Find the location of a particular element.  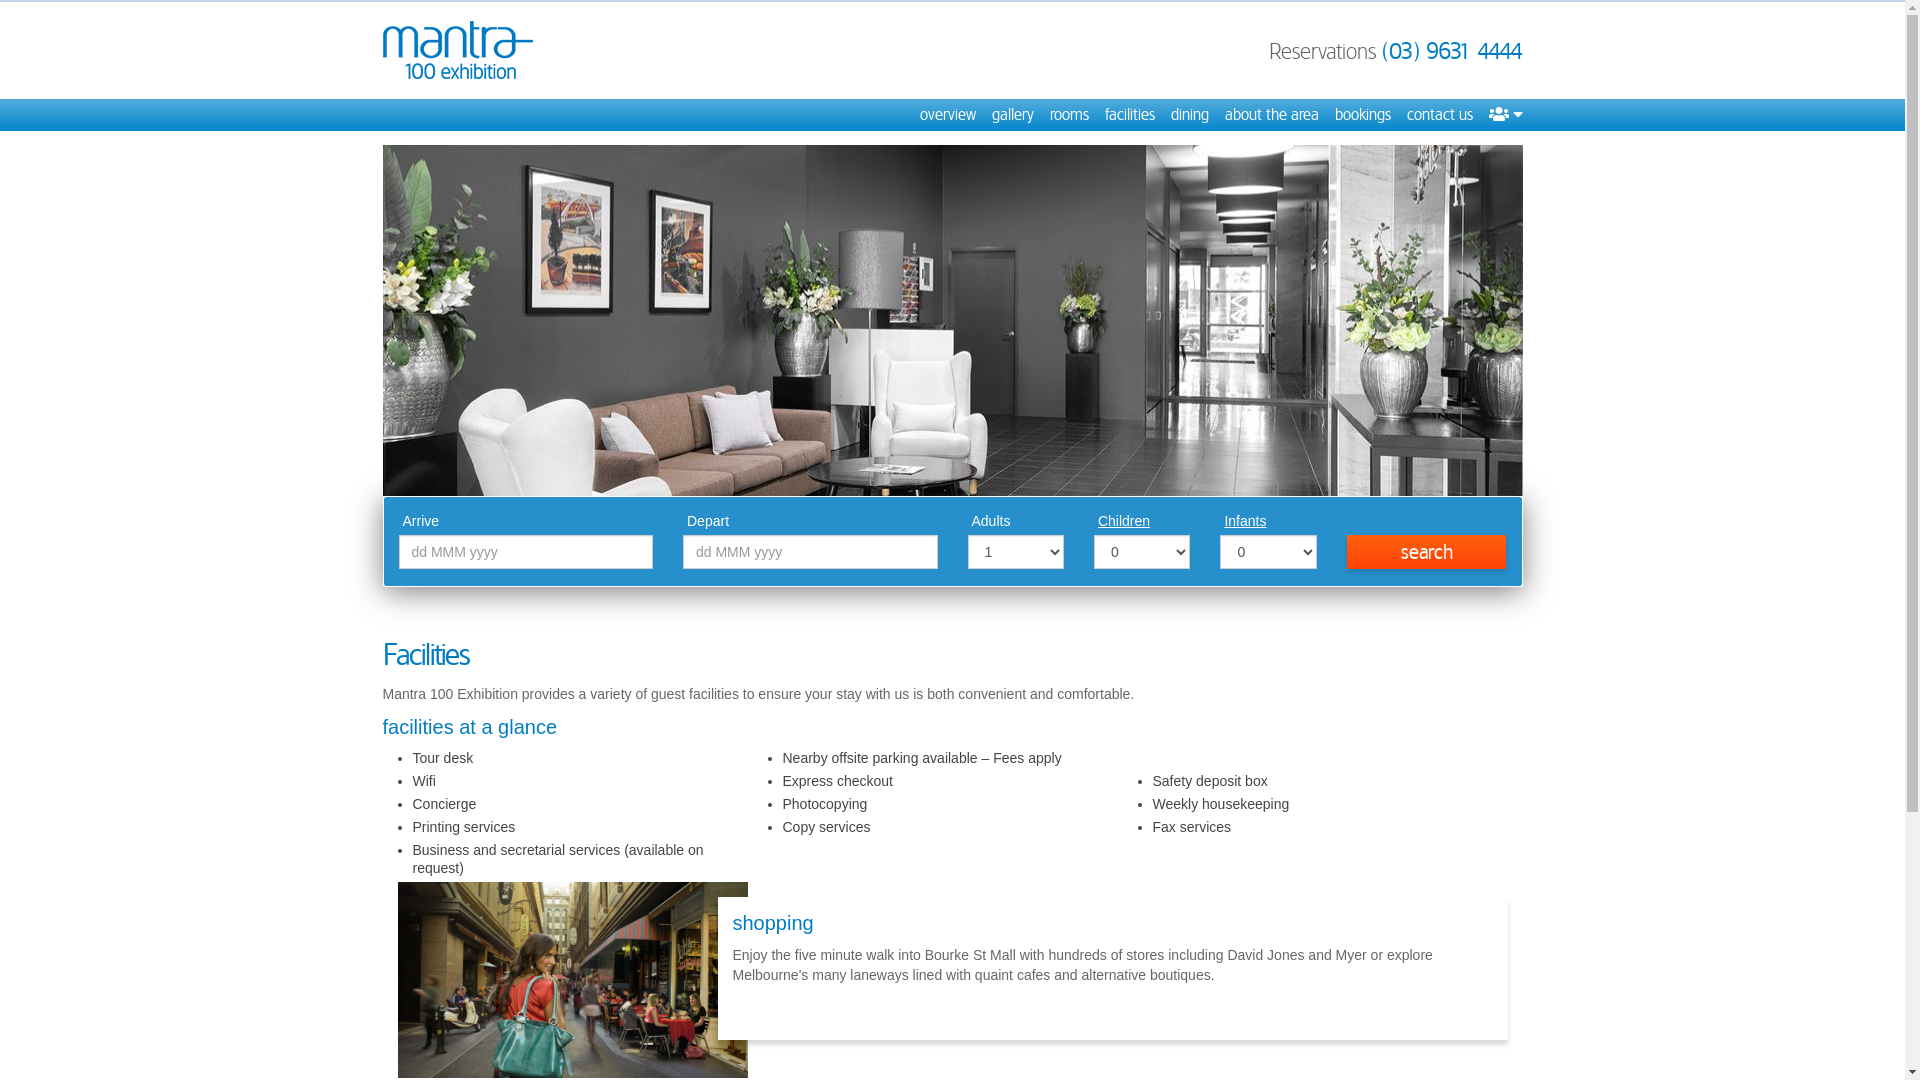

'facilities' is located at coordinates (1128, 115).